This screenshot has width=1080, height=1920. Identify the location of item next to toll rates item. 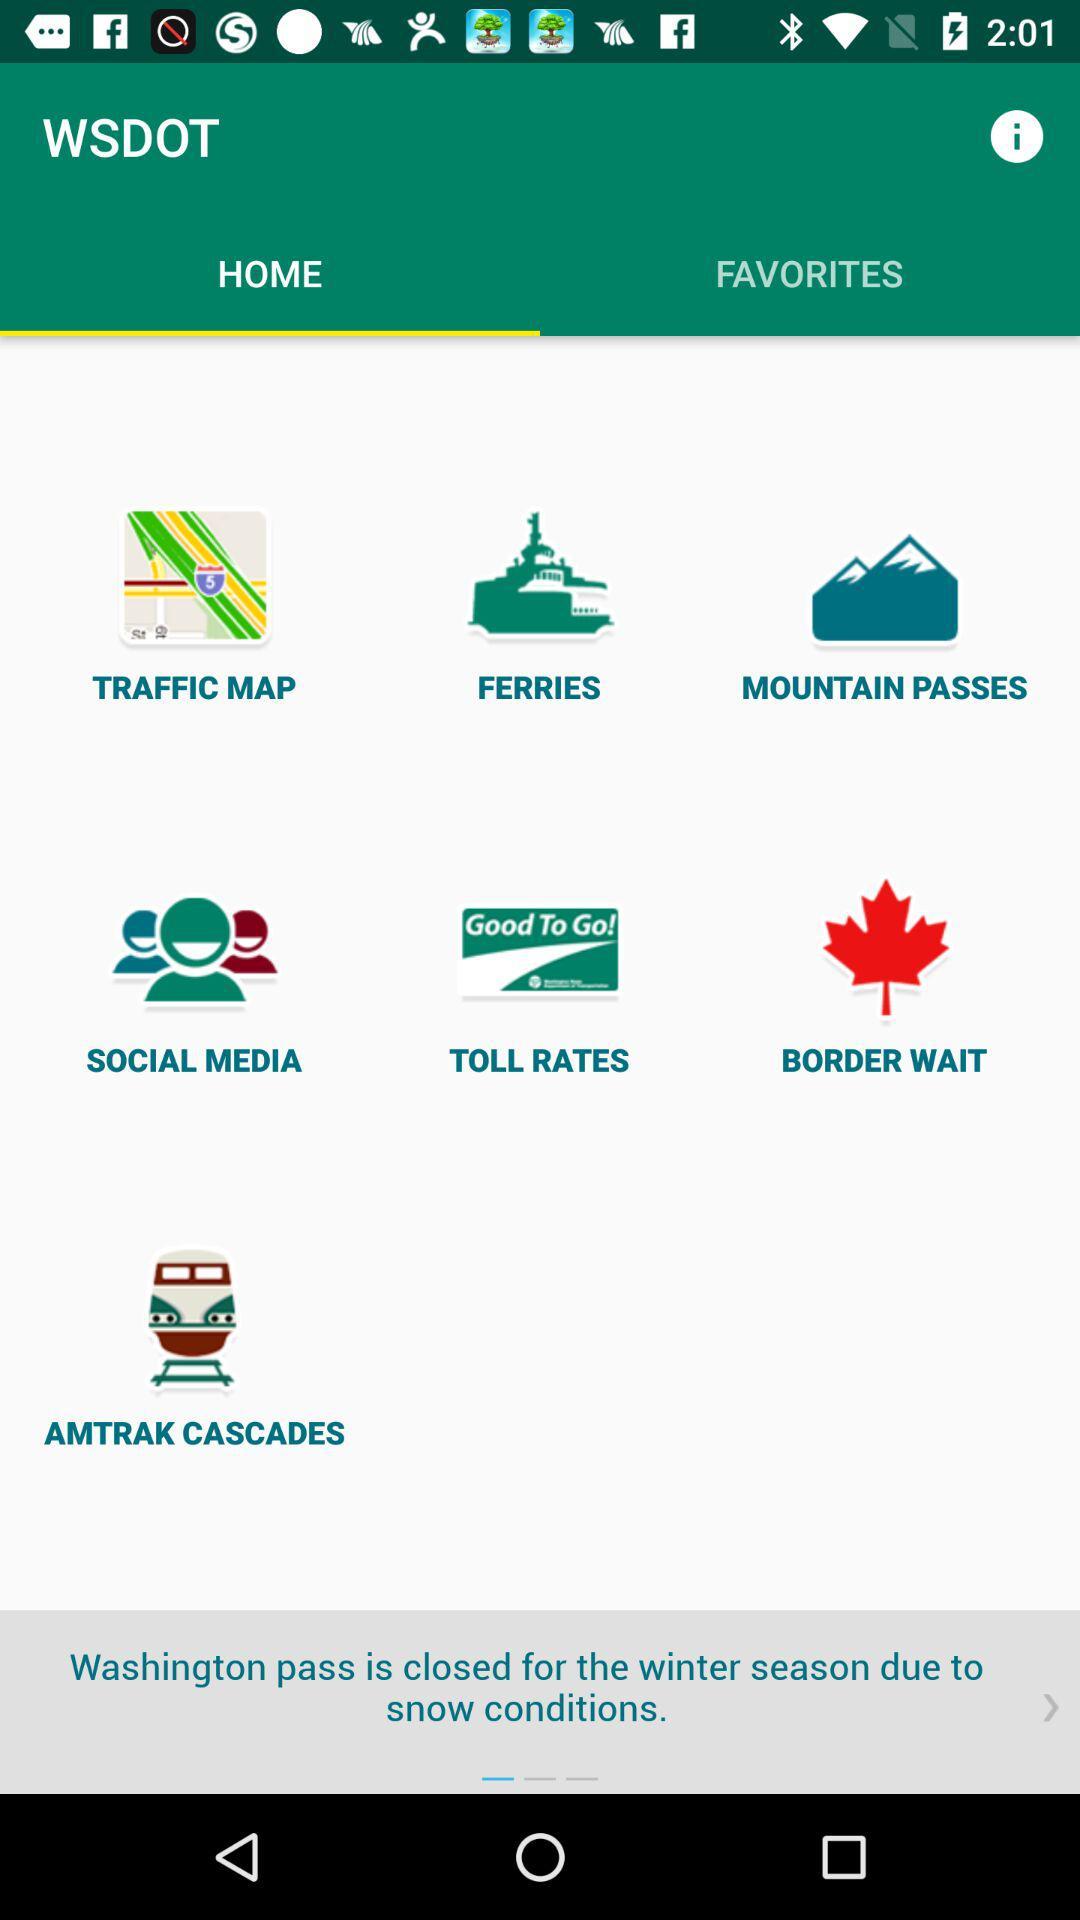
(194, 973).